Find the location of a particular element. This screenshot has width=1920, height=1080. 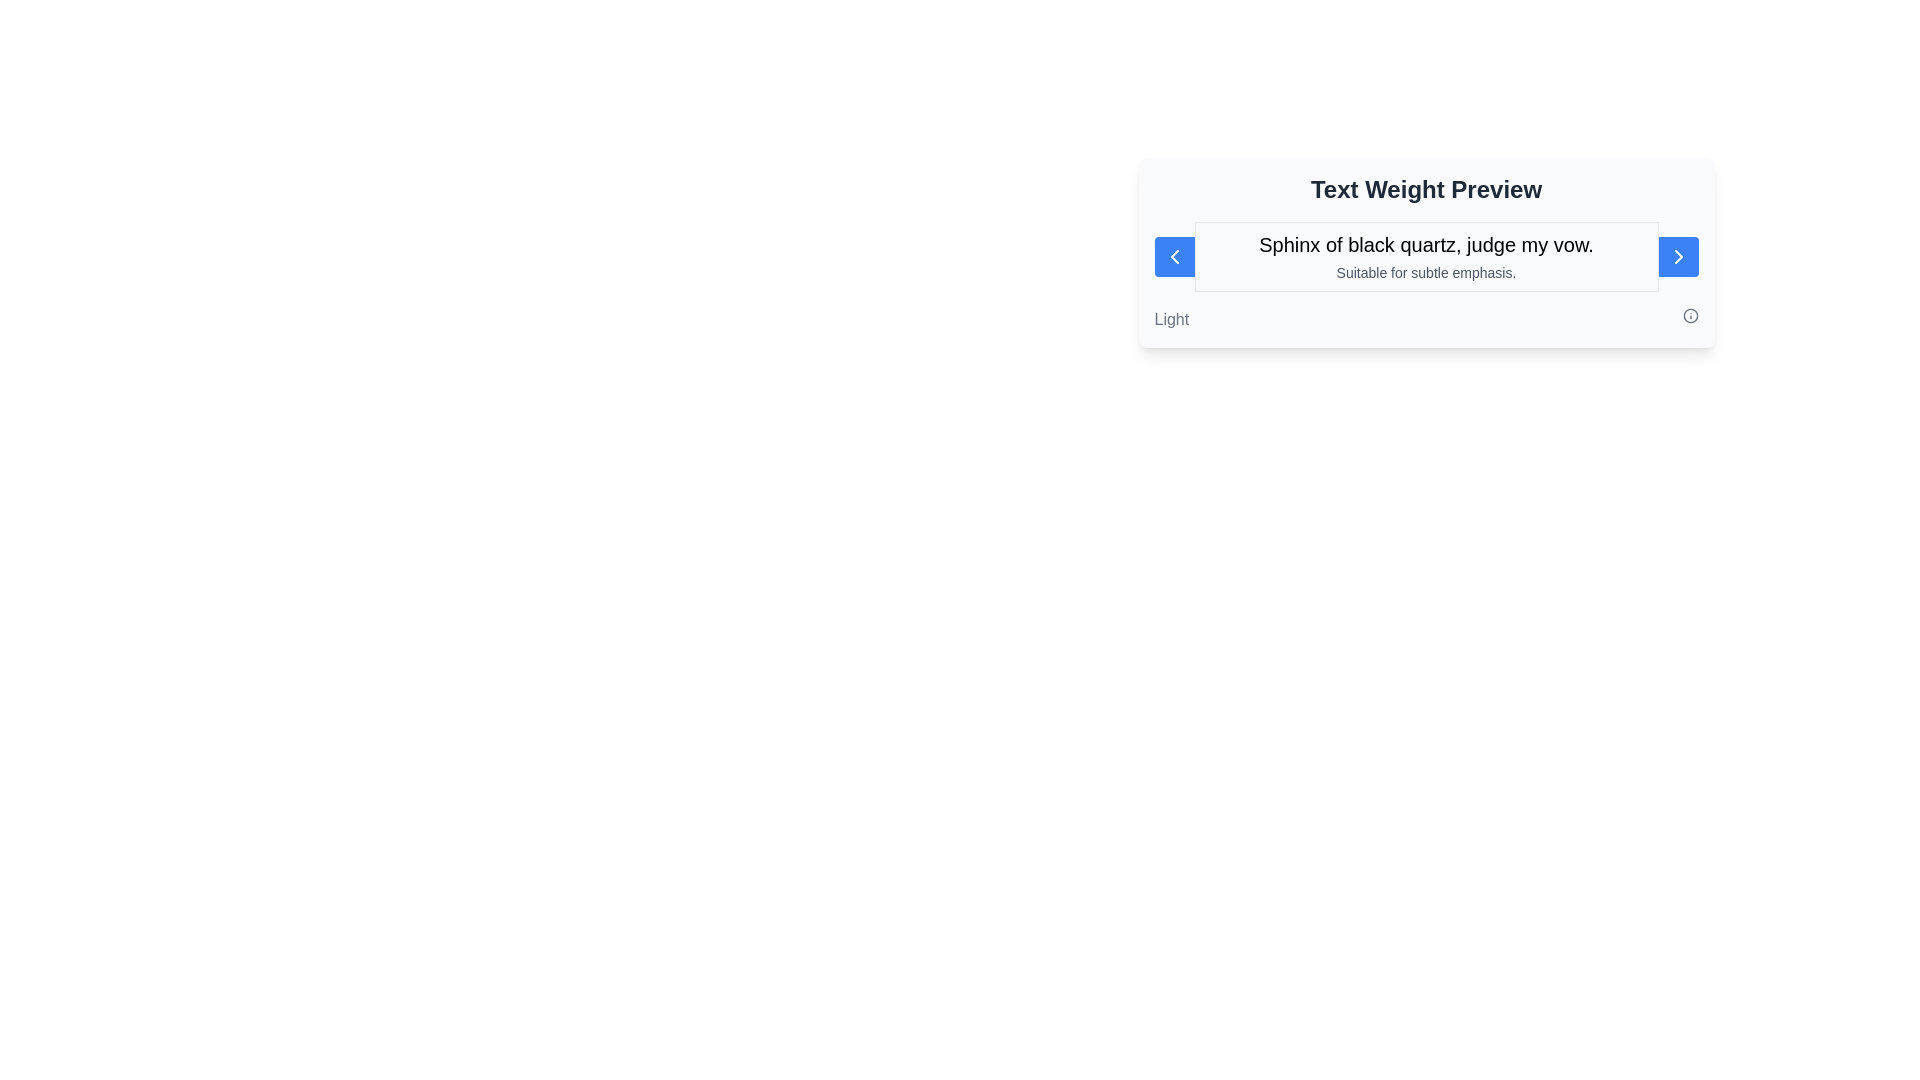

the emphasized title text element located at the top of the box, which displays a line of text for emphasis is located at coordinates (1425, 244).